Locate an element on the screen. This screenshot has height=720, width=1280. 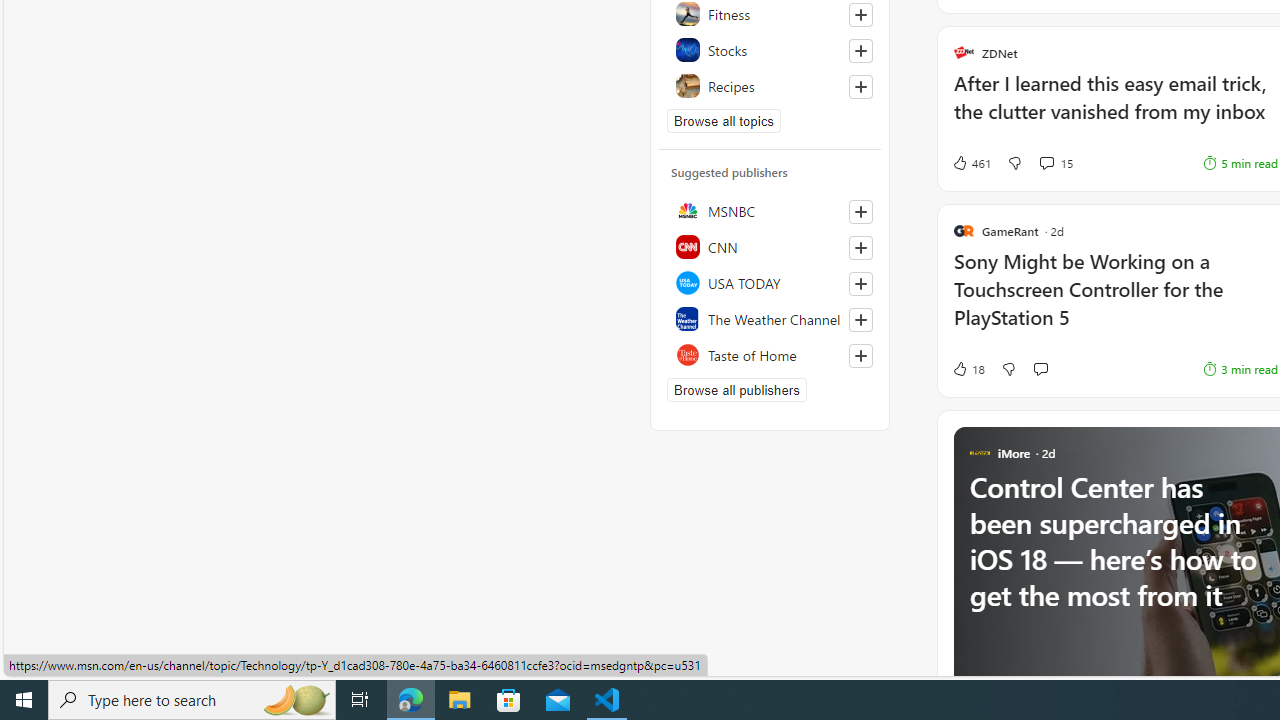
'Follow this source' is located at coordinates (860, 355).